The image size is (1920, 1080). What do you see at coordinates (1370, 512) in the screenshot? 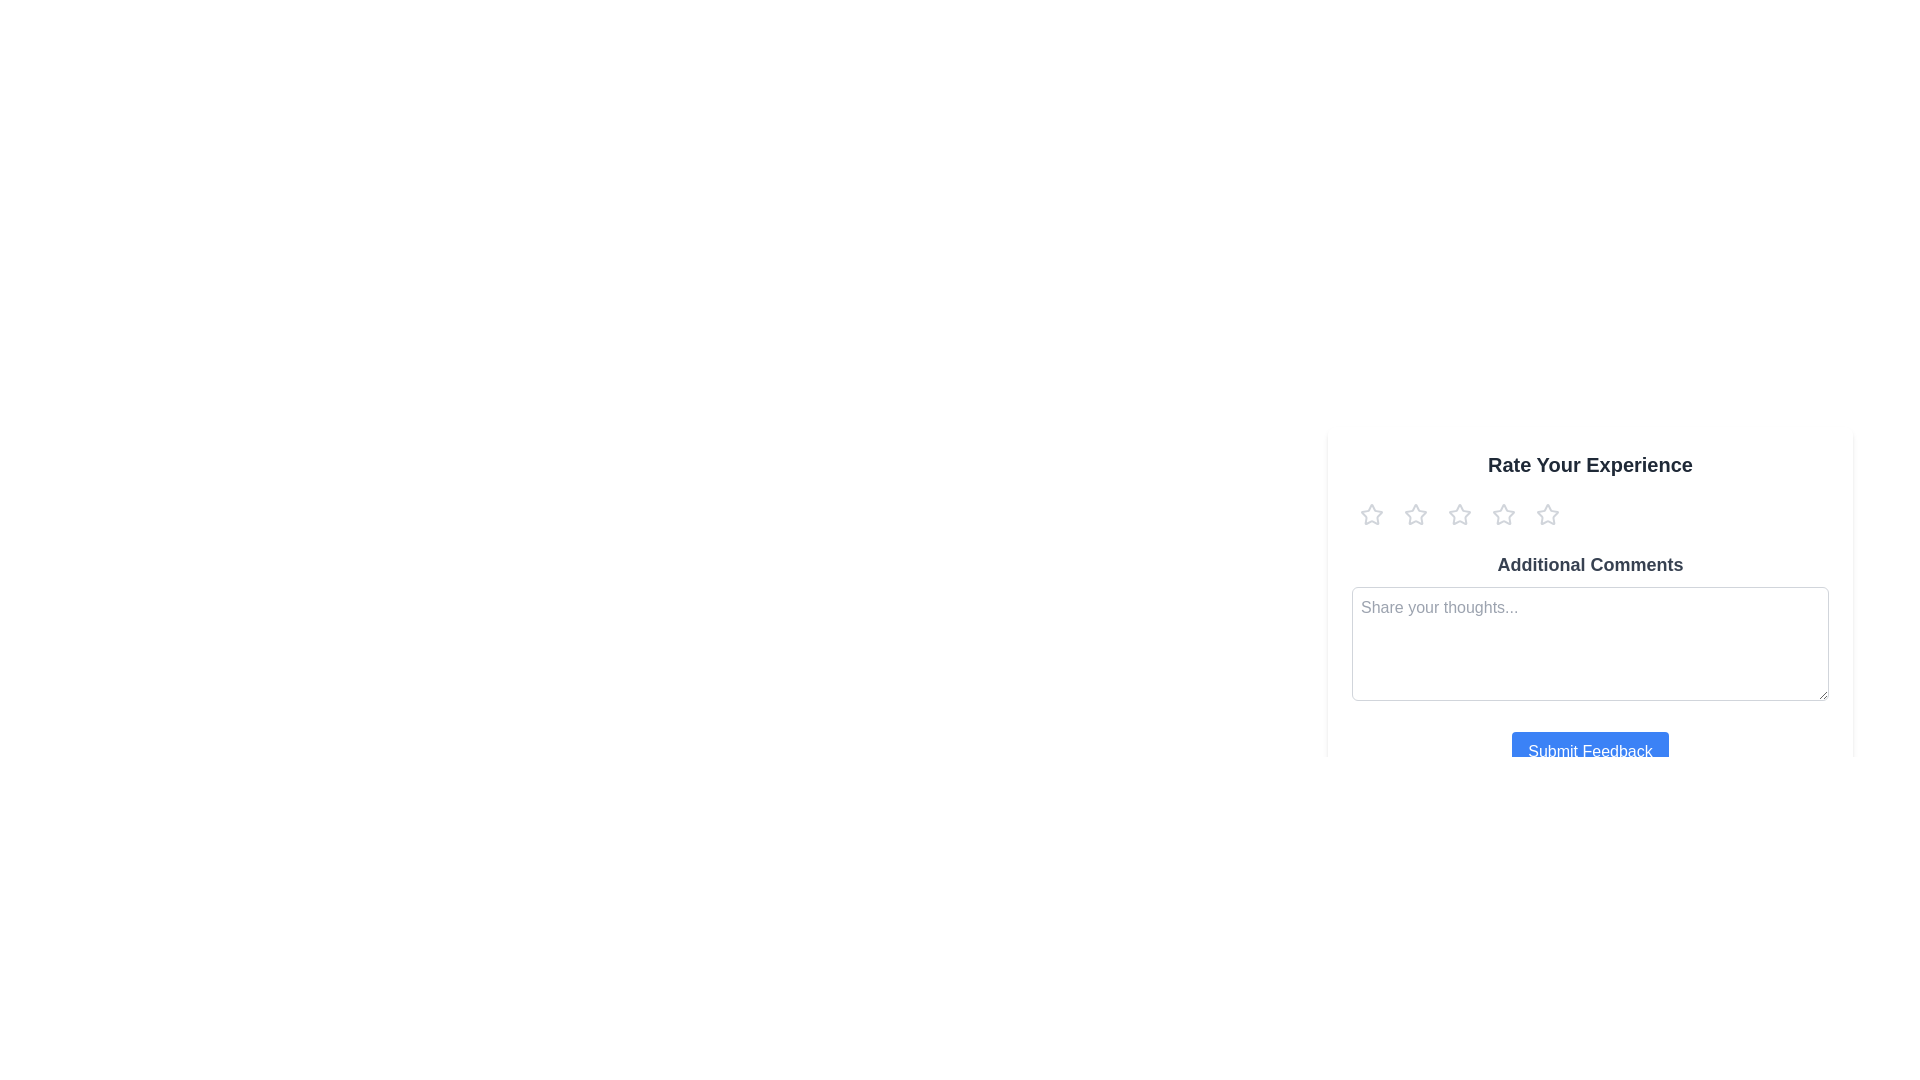
I see `the first star icon in the 'Rate Your Experience' section` at bounding box center [1370, 512].